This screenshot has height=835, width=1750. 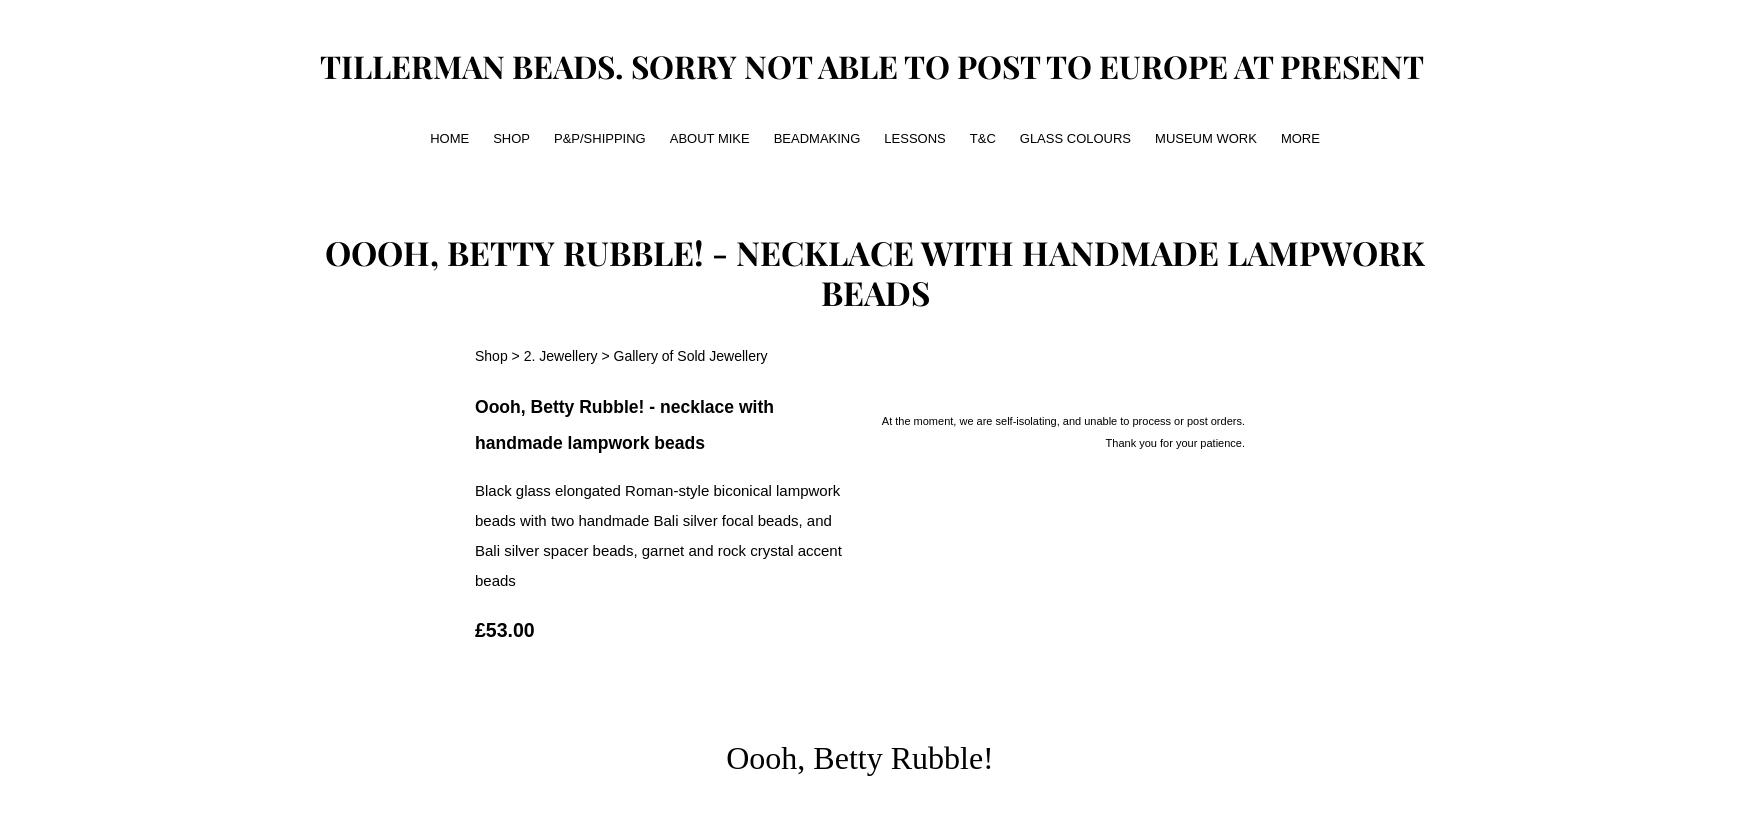 I want to click on 'beadmaking', so click(x=771, y=136).